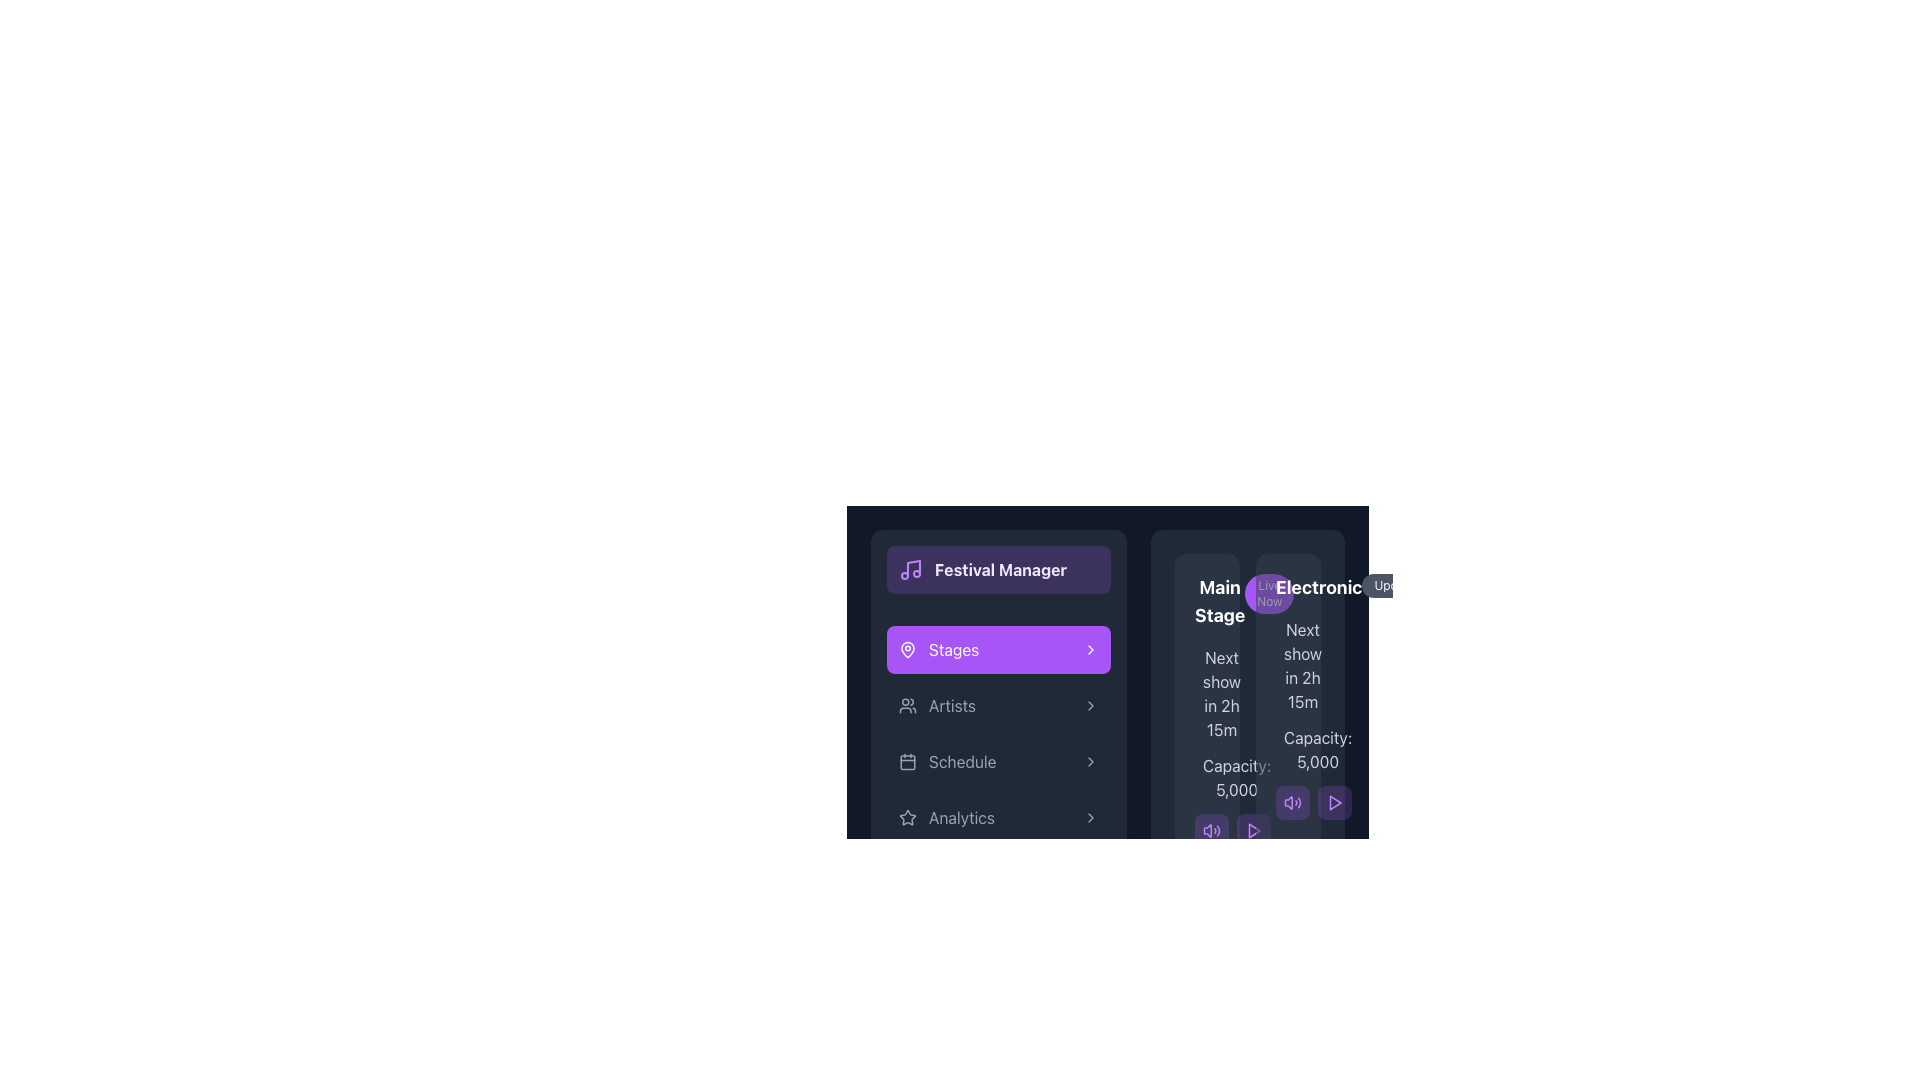  What do you see at coordinates (1288, 801) in the screenshot?
I see `the Icon Button for controlling volume/audio settings` at bounding box center [1288, 801].